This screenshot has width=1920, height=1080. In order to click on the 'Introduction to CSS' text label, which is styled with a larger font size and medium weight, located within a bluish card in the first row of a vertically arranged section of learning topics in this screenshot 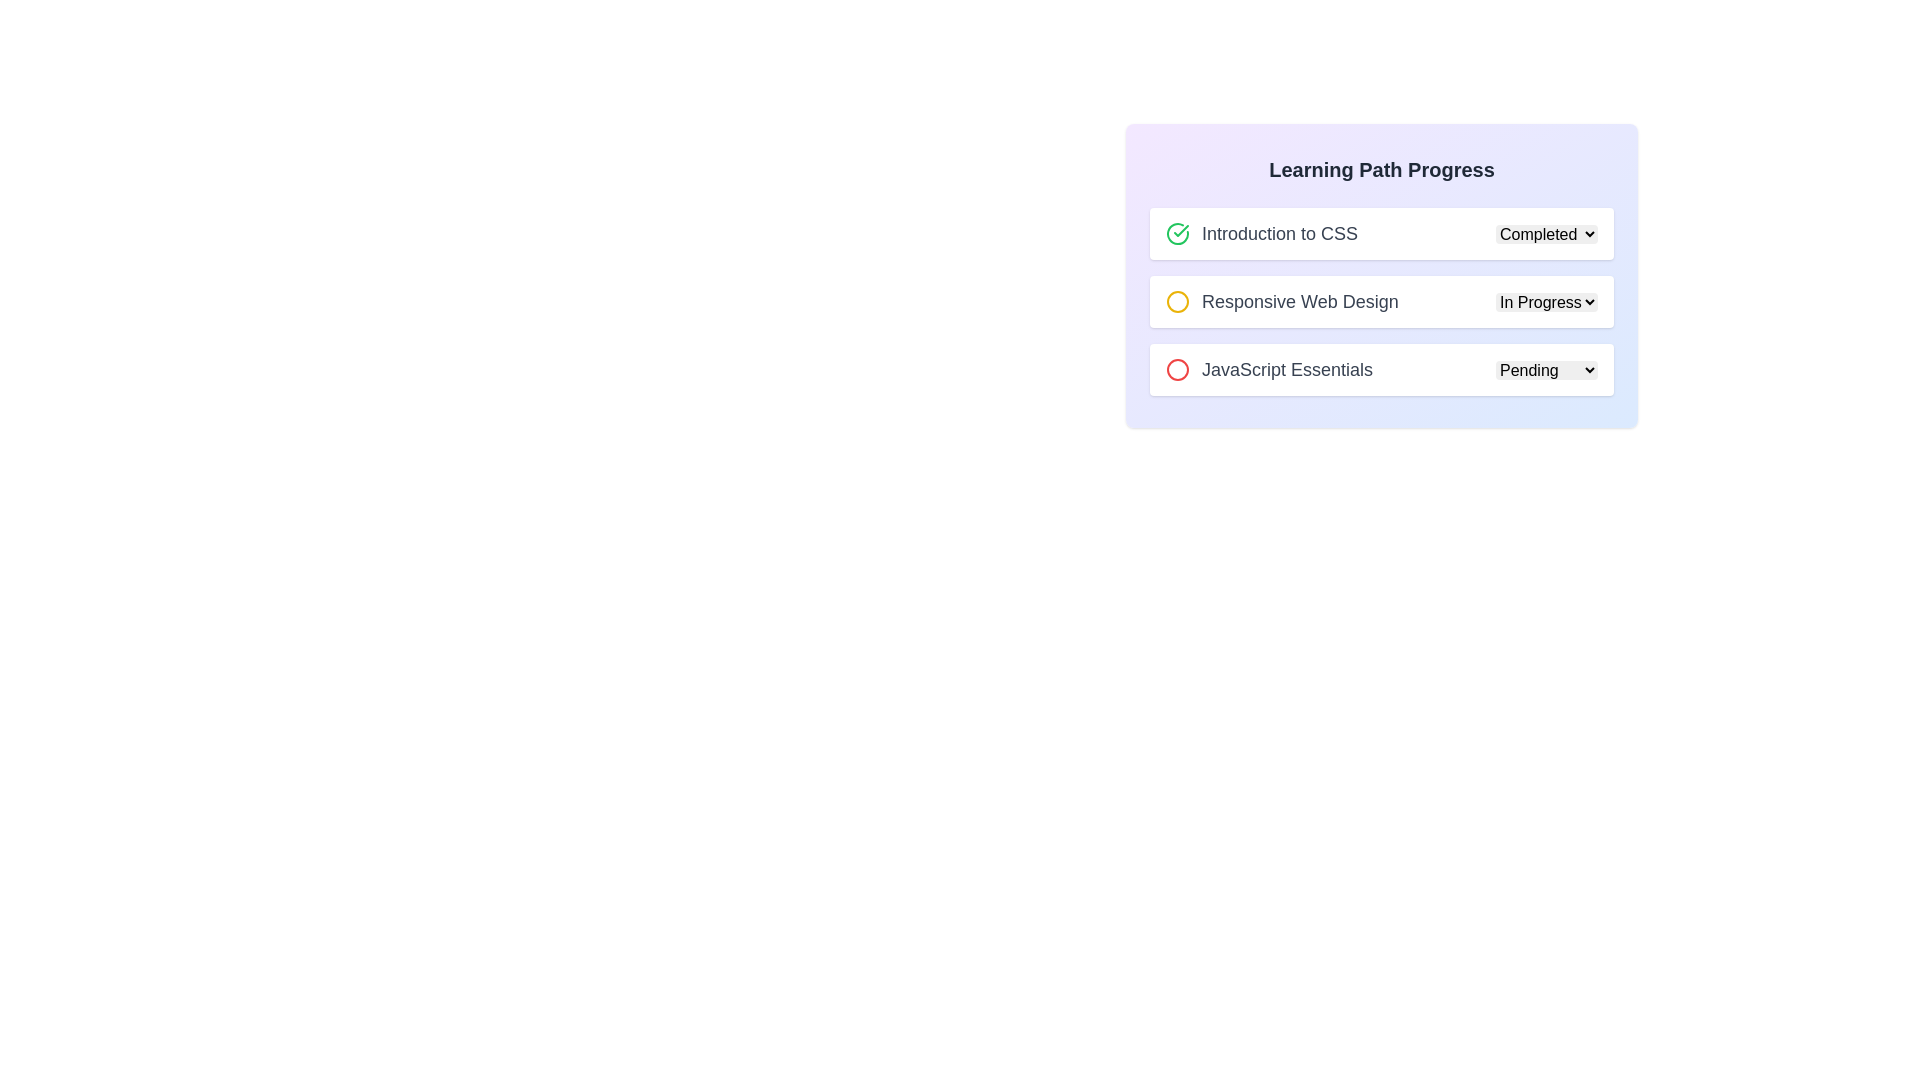, I will do `click(1280, 233)`.